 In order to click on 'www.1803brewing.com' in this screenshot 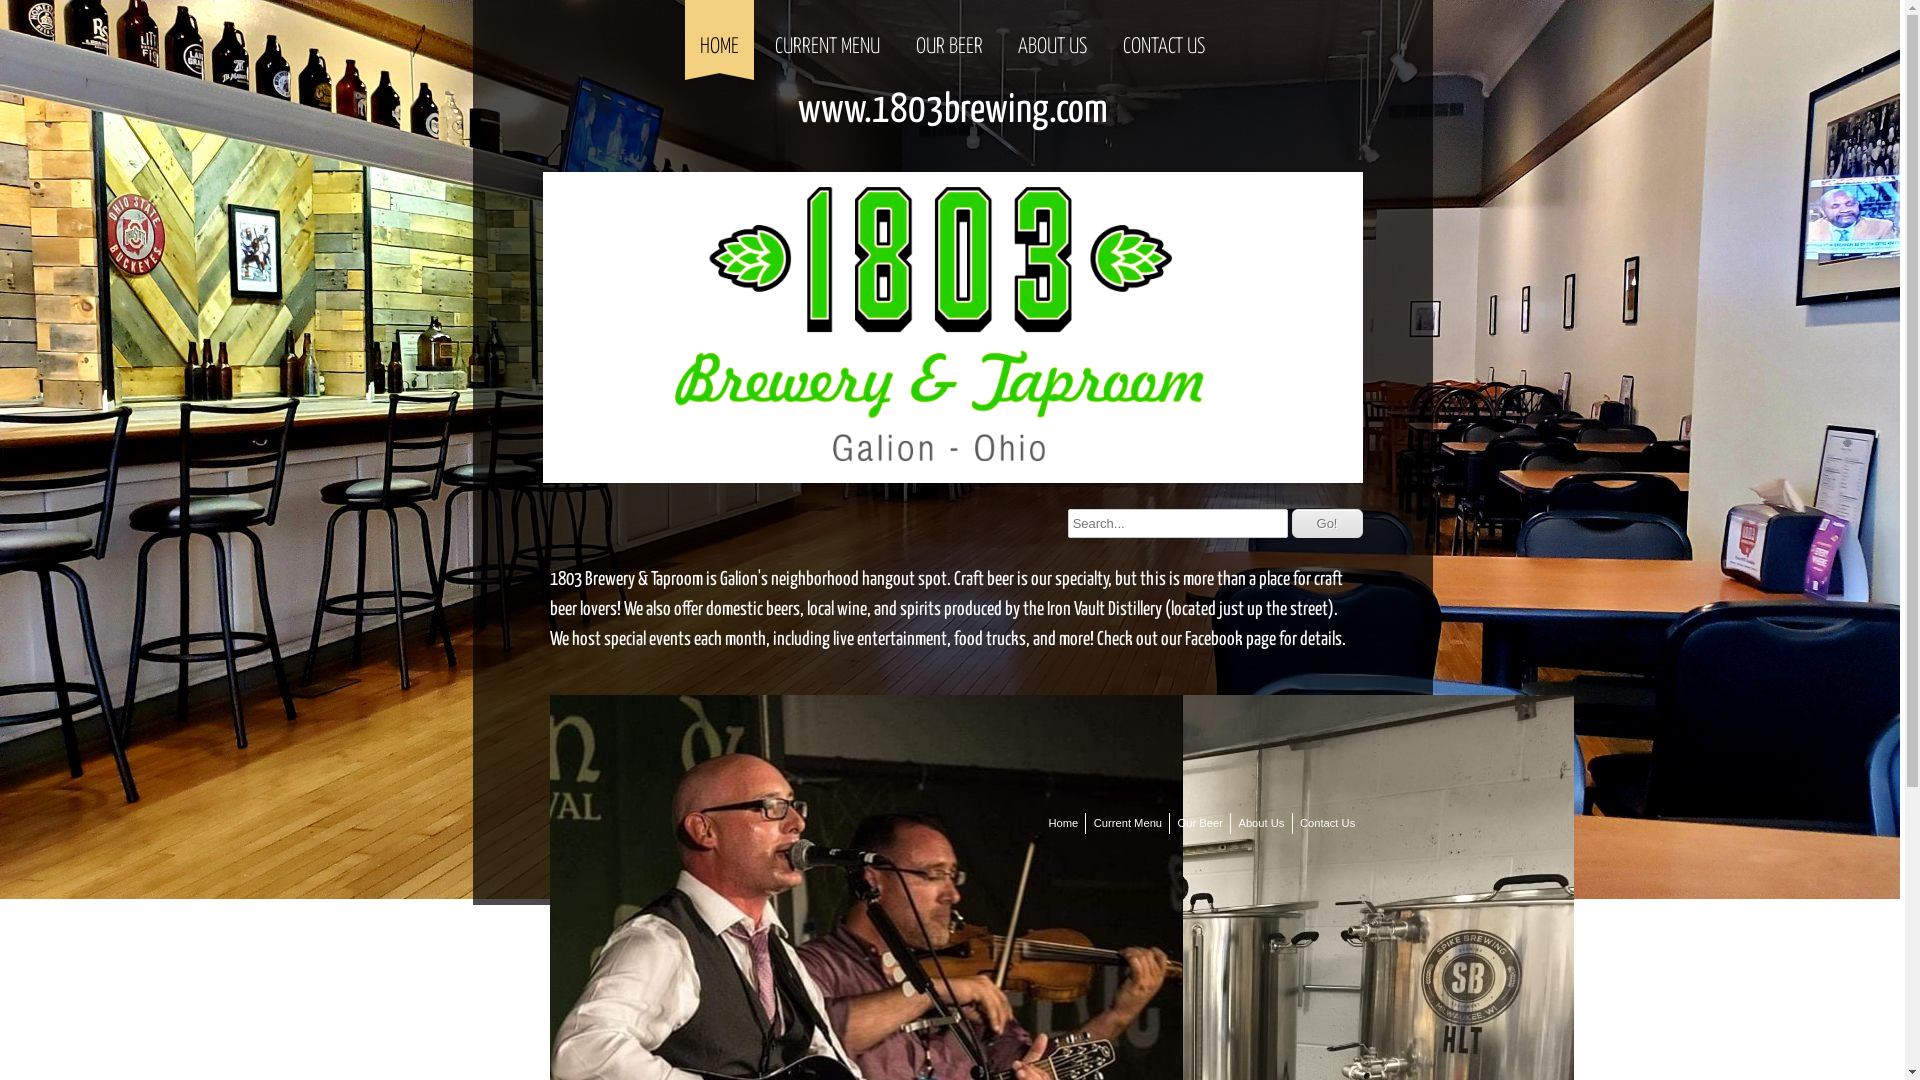, I will do `click(952, 110)`.